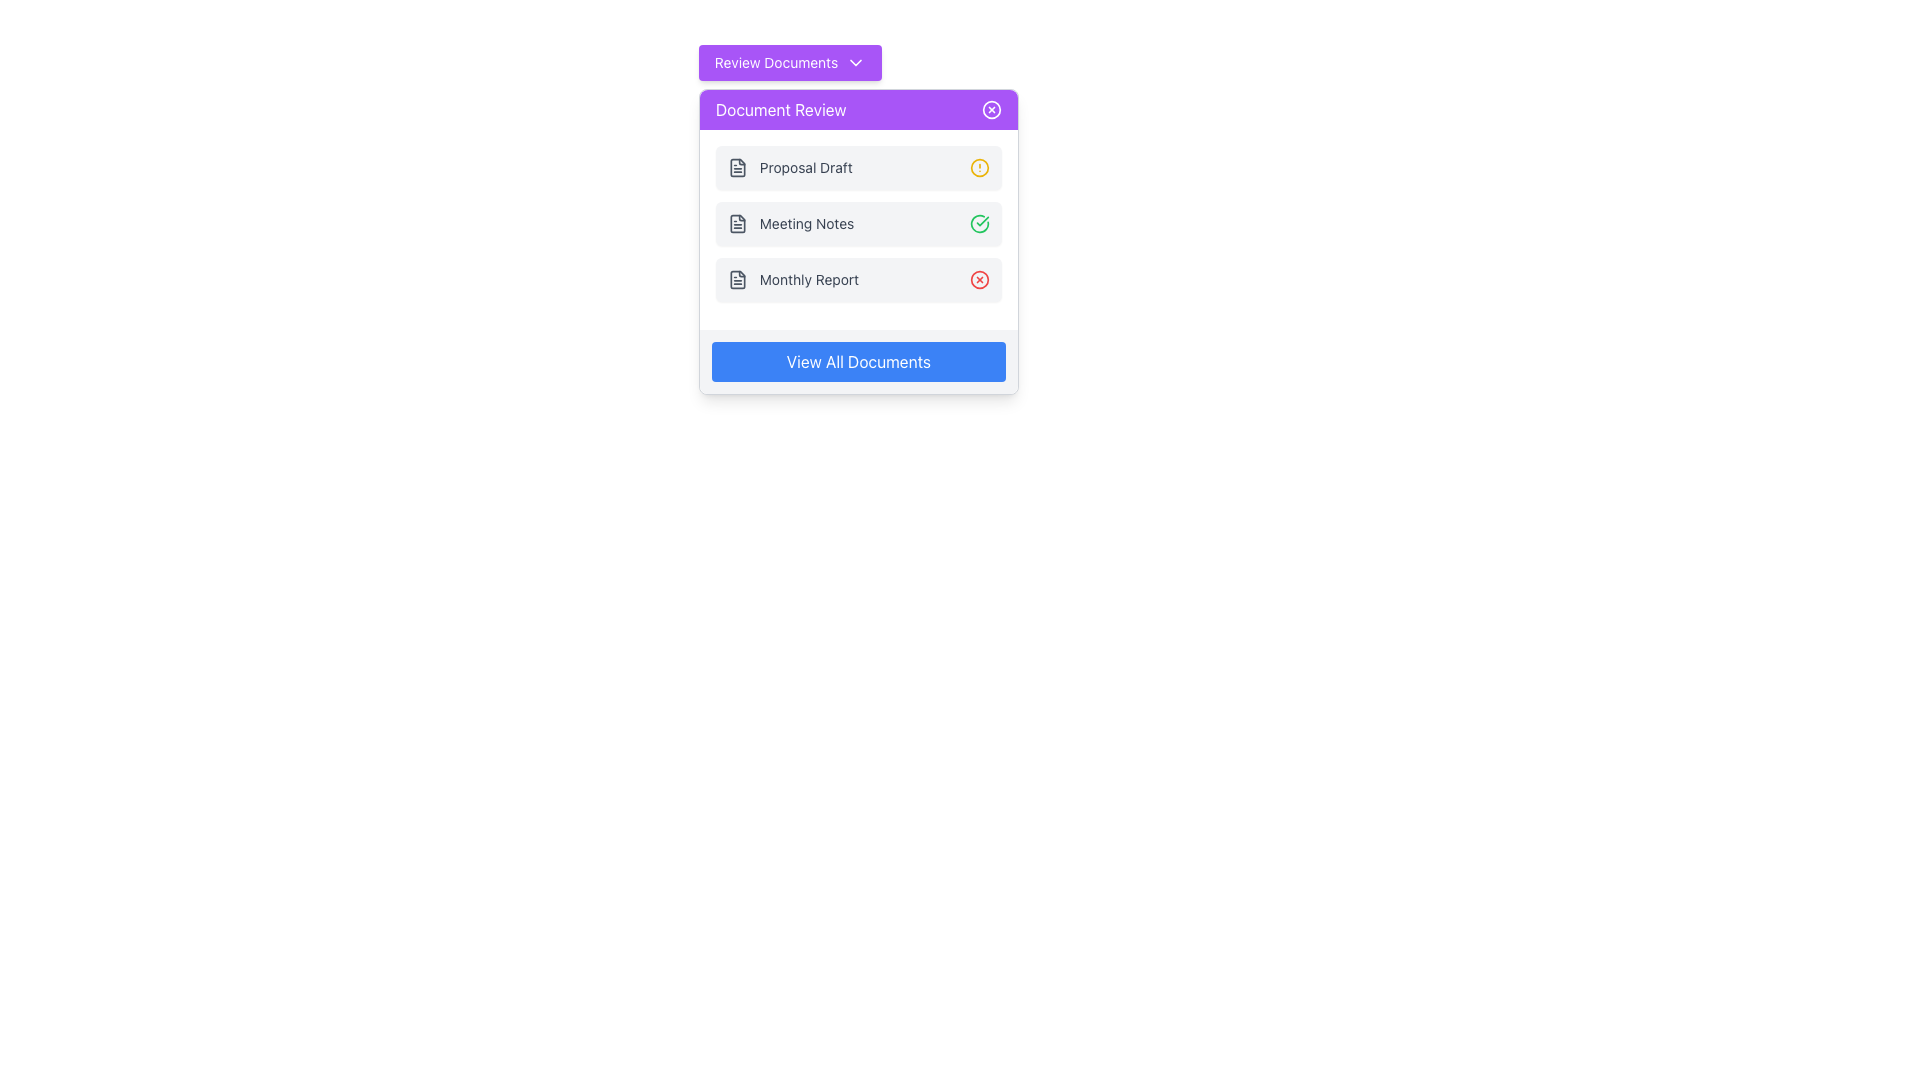 This screenshot has height=1080, width=1920. What do you see at coordinates (858, 362) in the screenshot?
I see `the rectangular button with a blue background labeled 'View All Documents'` at bounding box center [858, 362].